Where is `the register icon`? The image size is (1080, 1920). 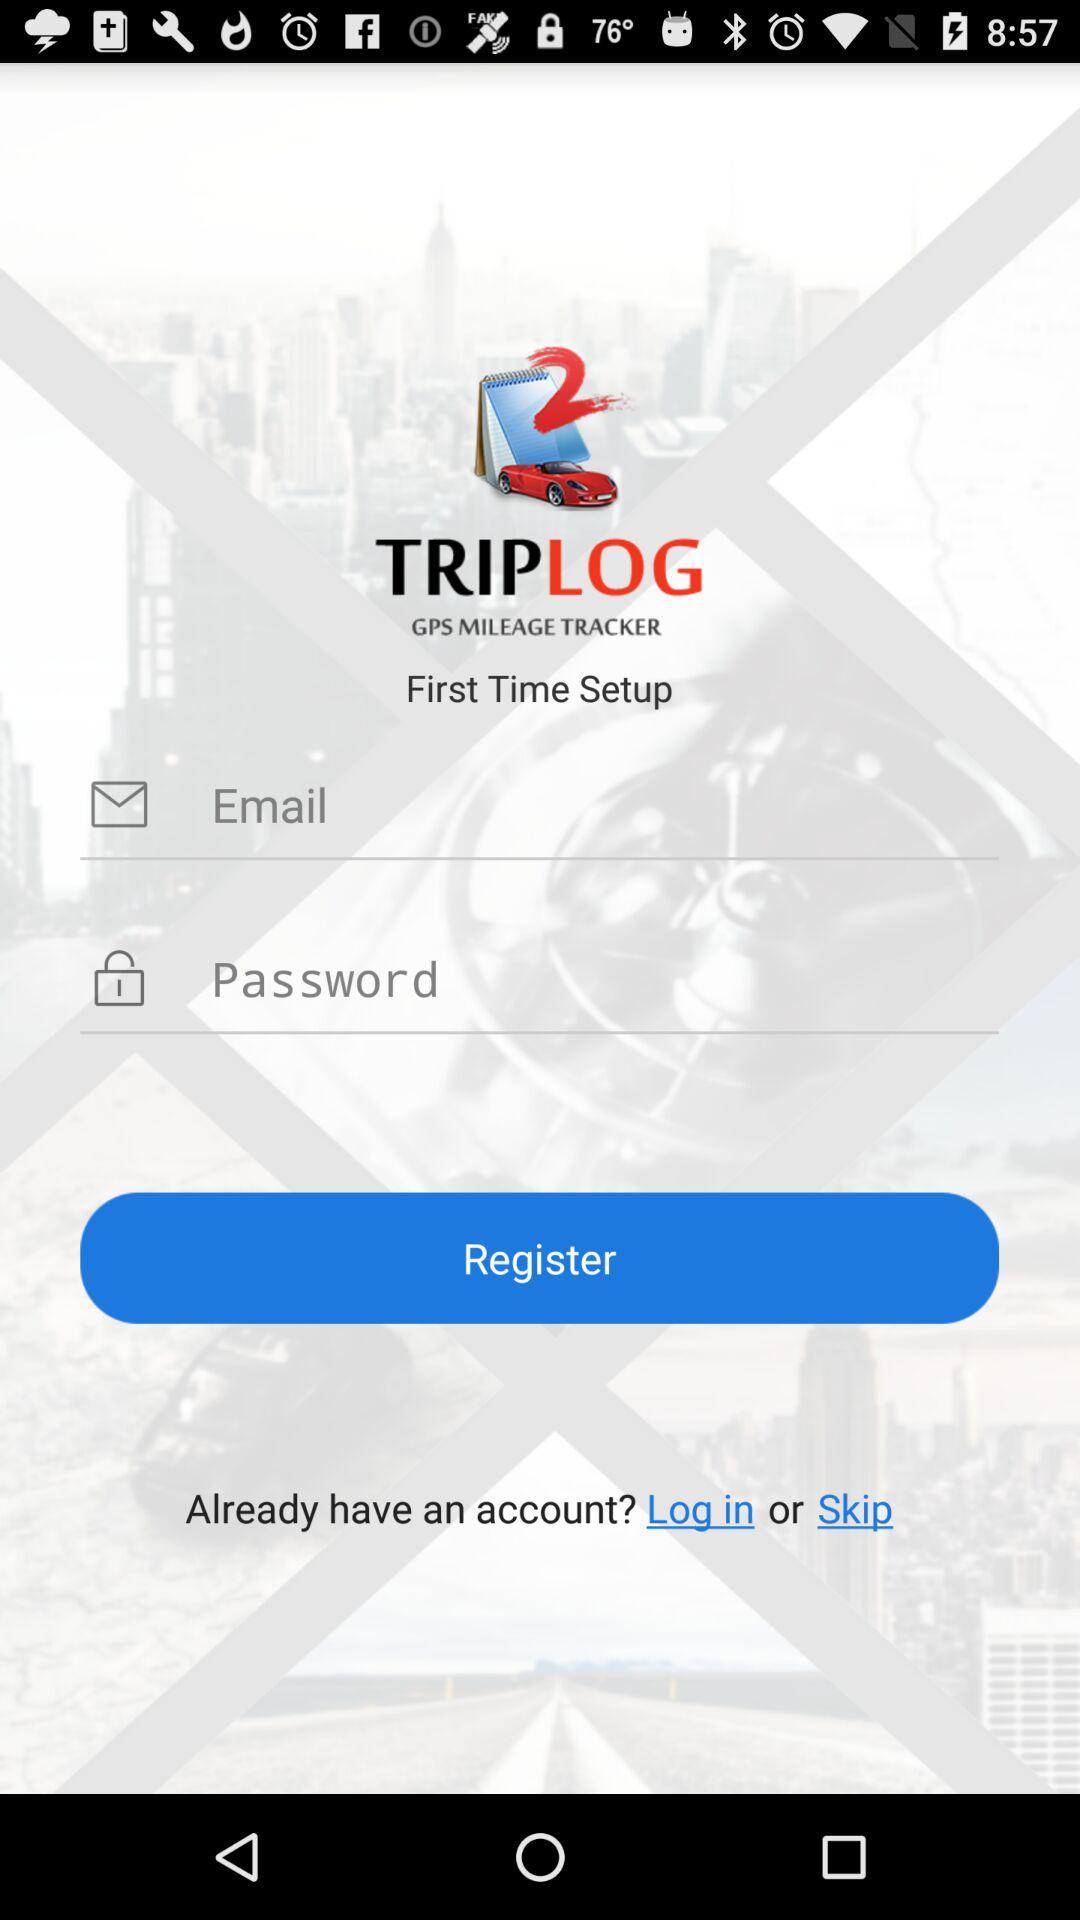
the register icon is located at coordinates (538, 1257).